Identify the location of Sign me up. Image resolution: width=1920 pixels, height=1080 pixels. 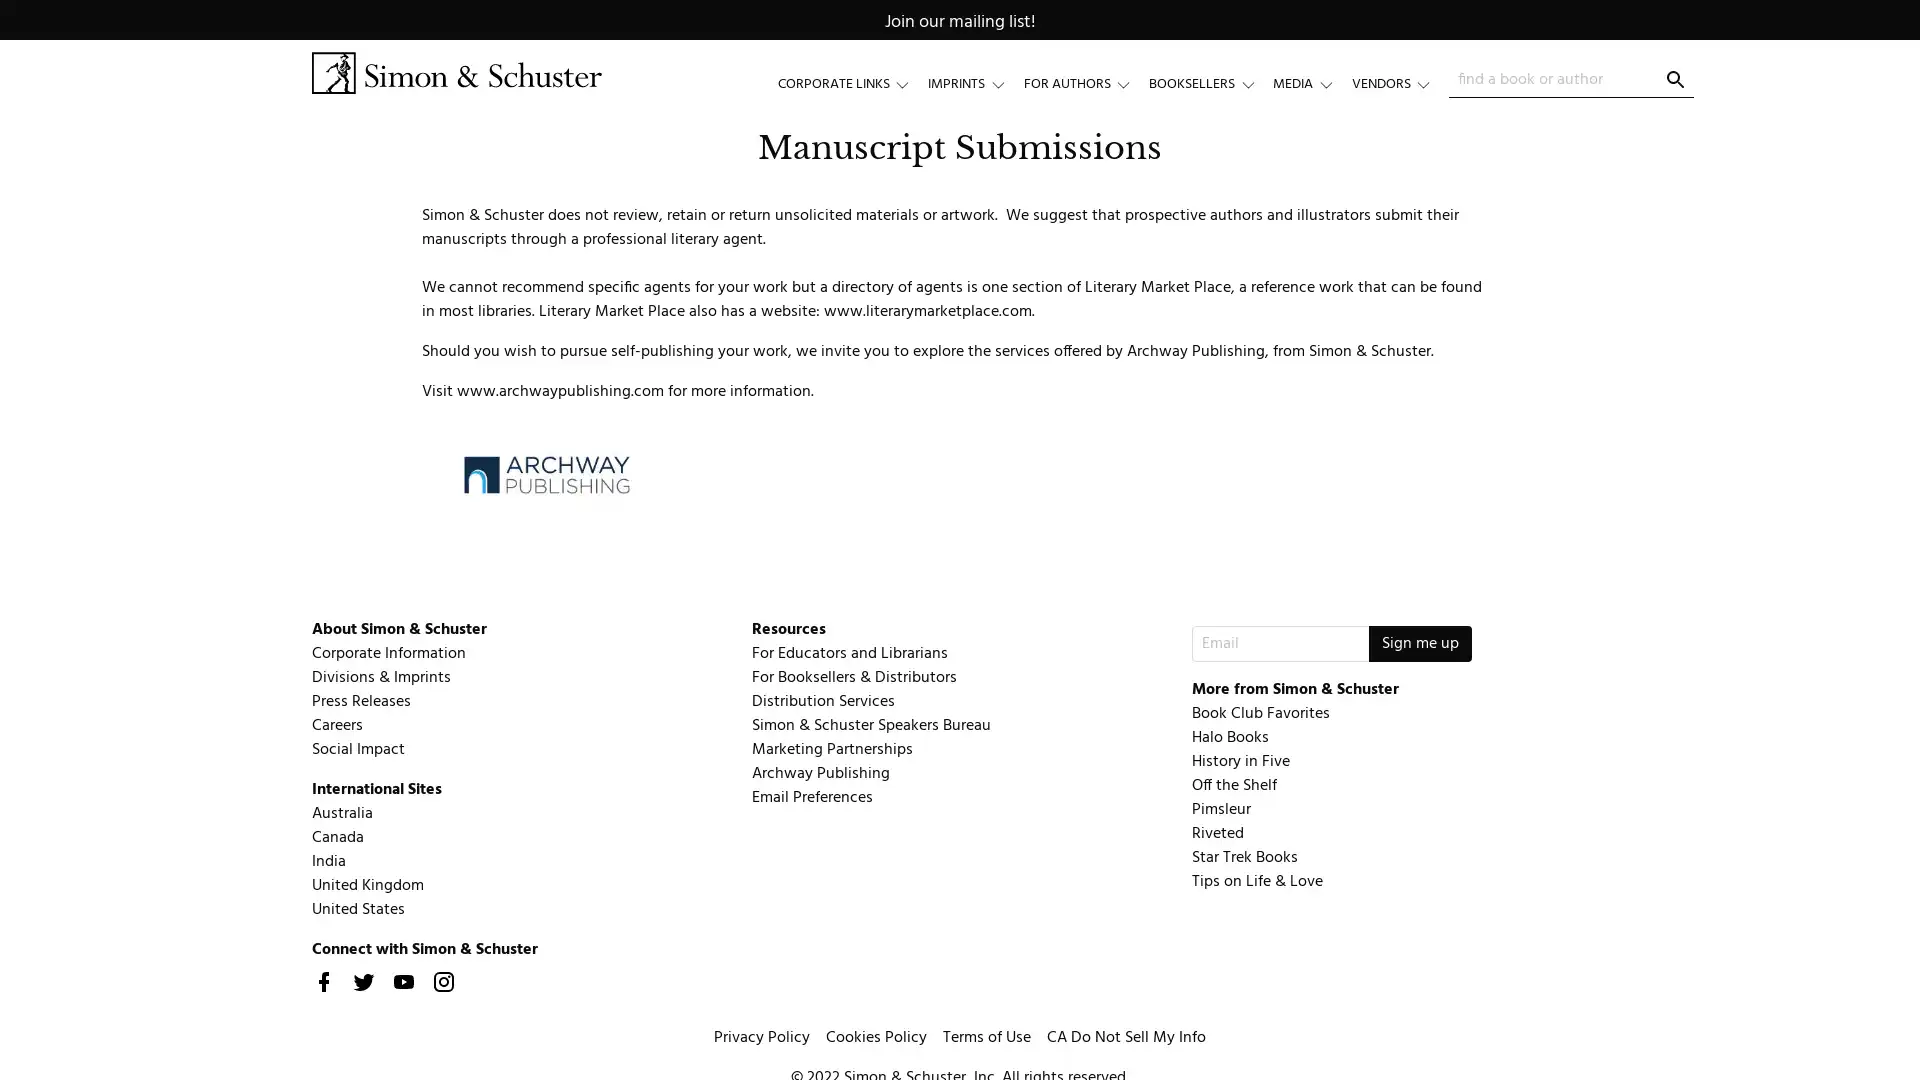
(1418, 643).